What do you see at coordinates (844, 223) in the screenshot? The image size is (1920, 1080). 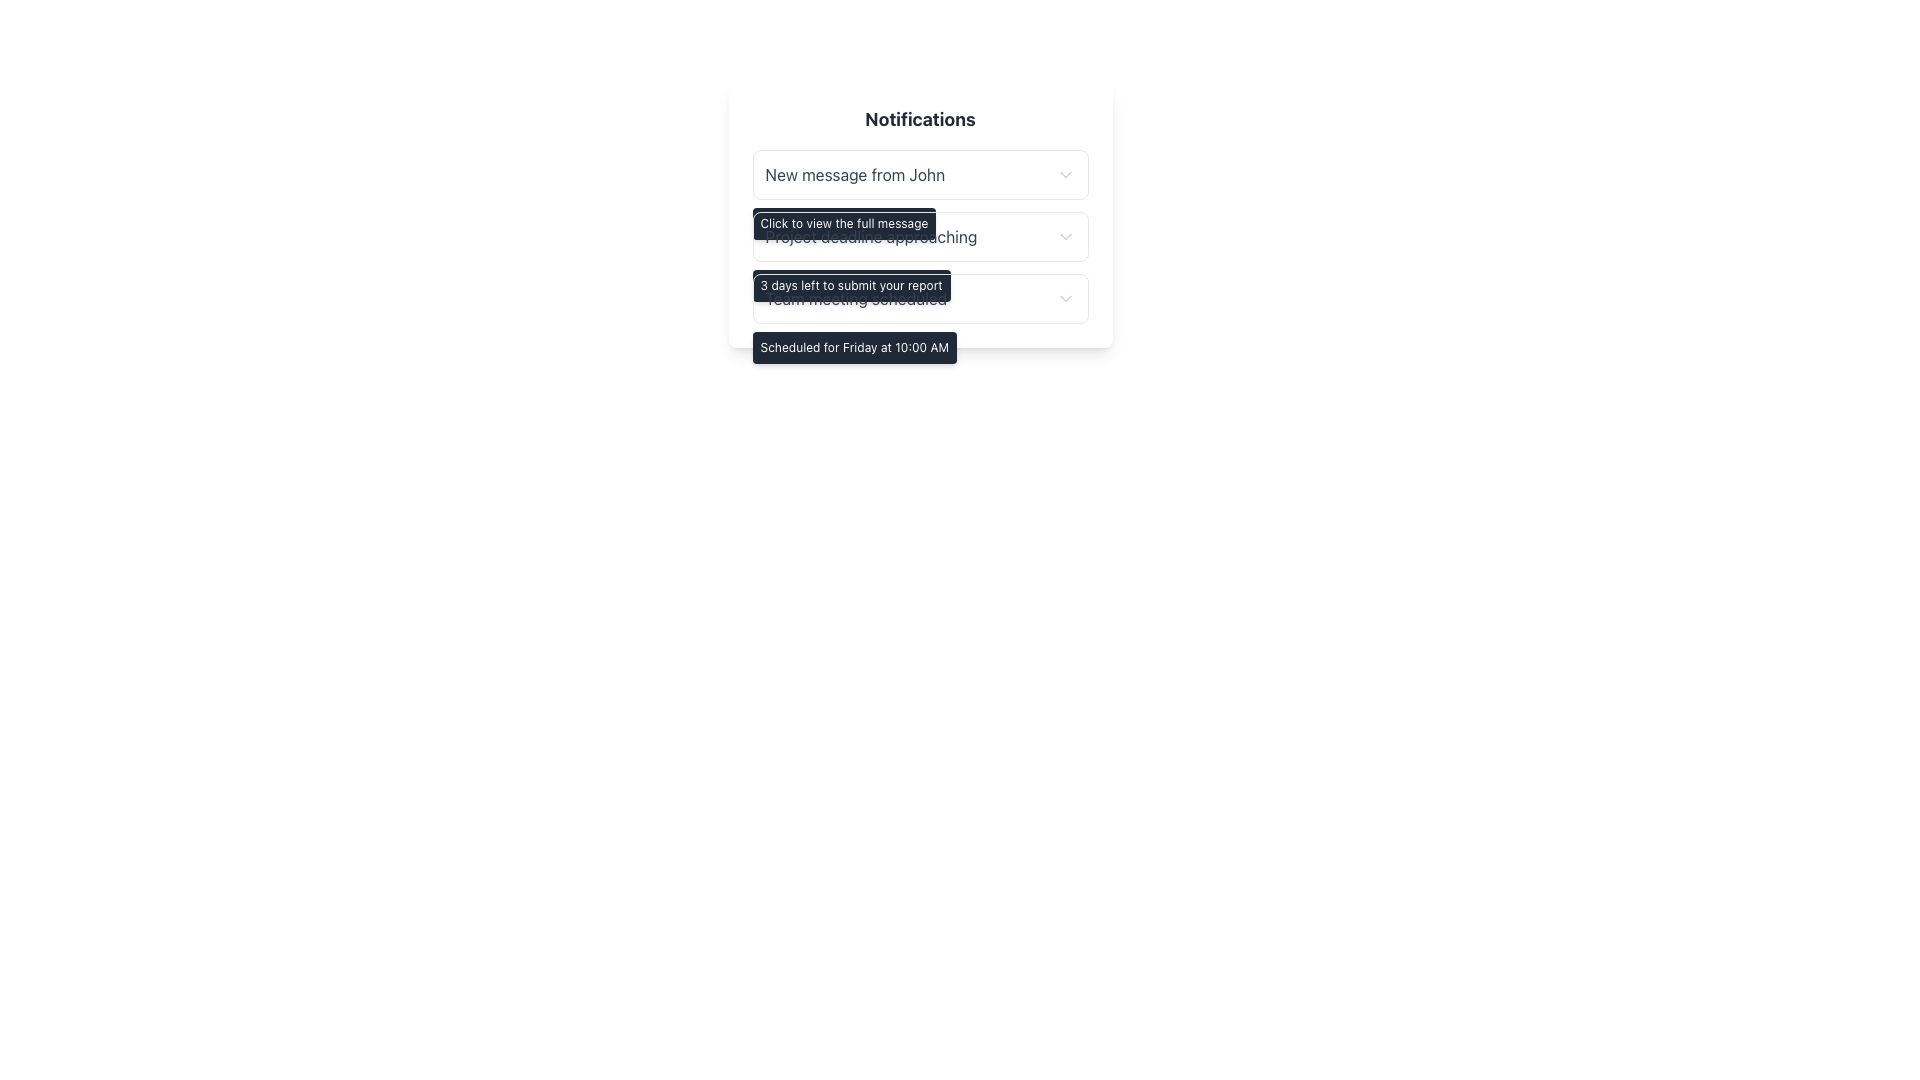 I see `the tooltip containing the text 'Click` at bounding box center [844, 223].